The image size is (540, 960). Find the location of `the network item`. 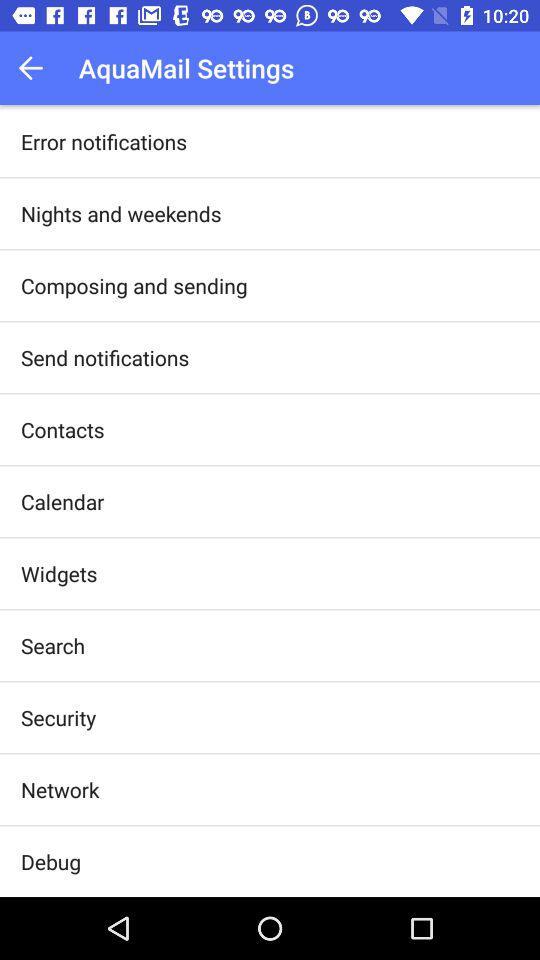

the network item is located at coordinates (60, 789).